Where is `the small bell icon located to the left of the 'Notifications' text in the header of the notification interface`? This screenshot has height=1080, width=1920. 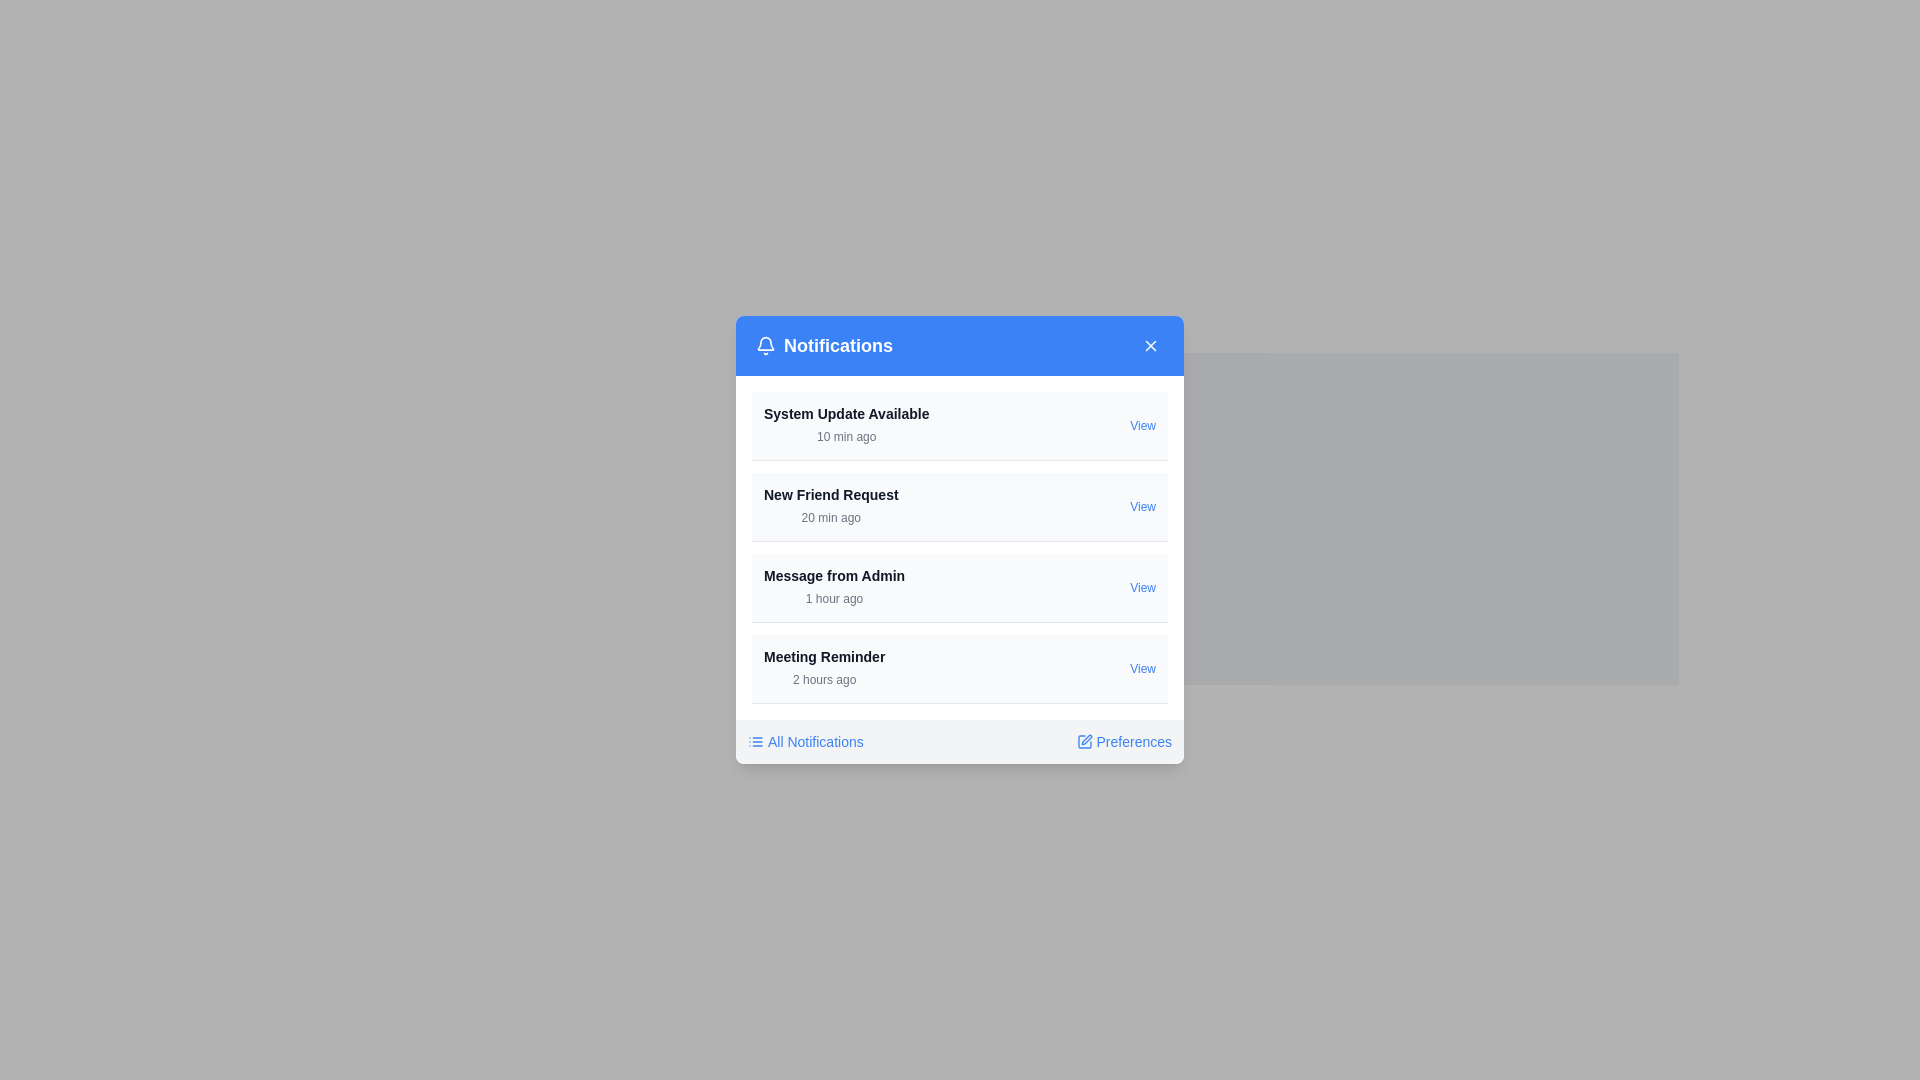 the small bell icon located to the left of the 'Notifications' text in the header of the notification interface is located at coordinates (765, 345).